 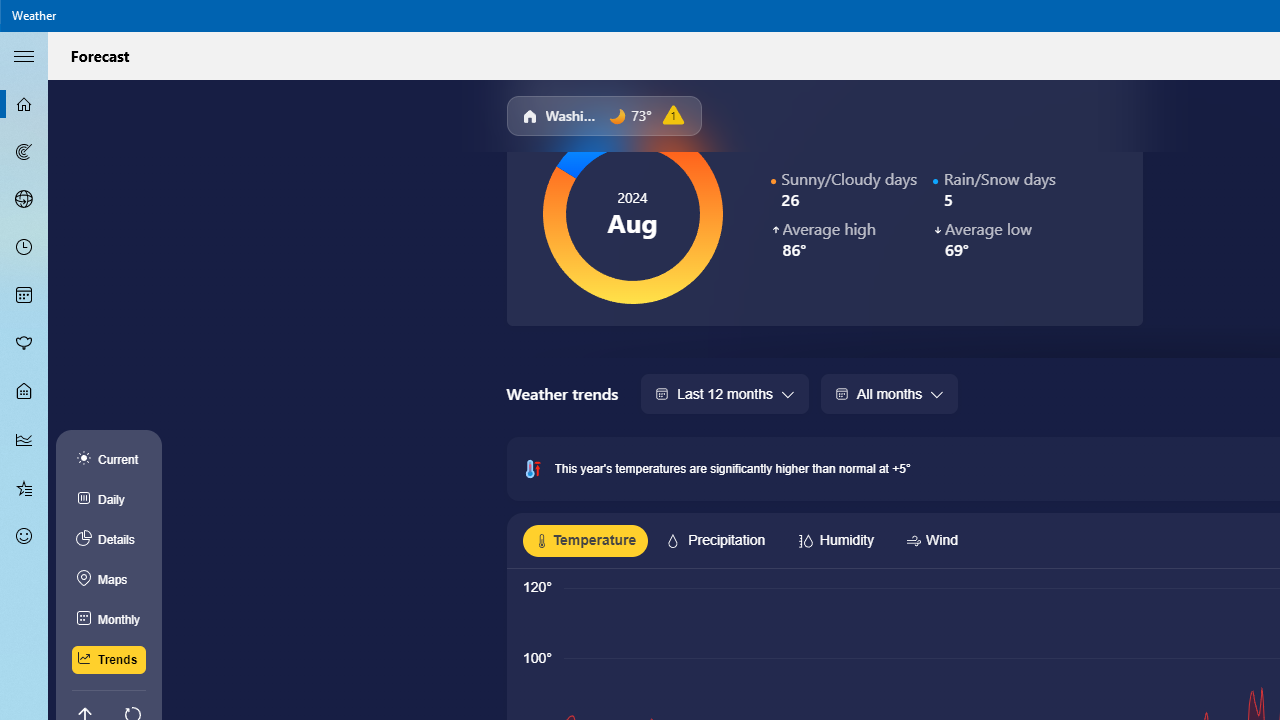 What do you see at coordinates (24, 295) in the screenshot?
I see `'Monthly Forecast - Not Selected'` at bounding box center [24, 295].